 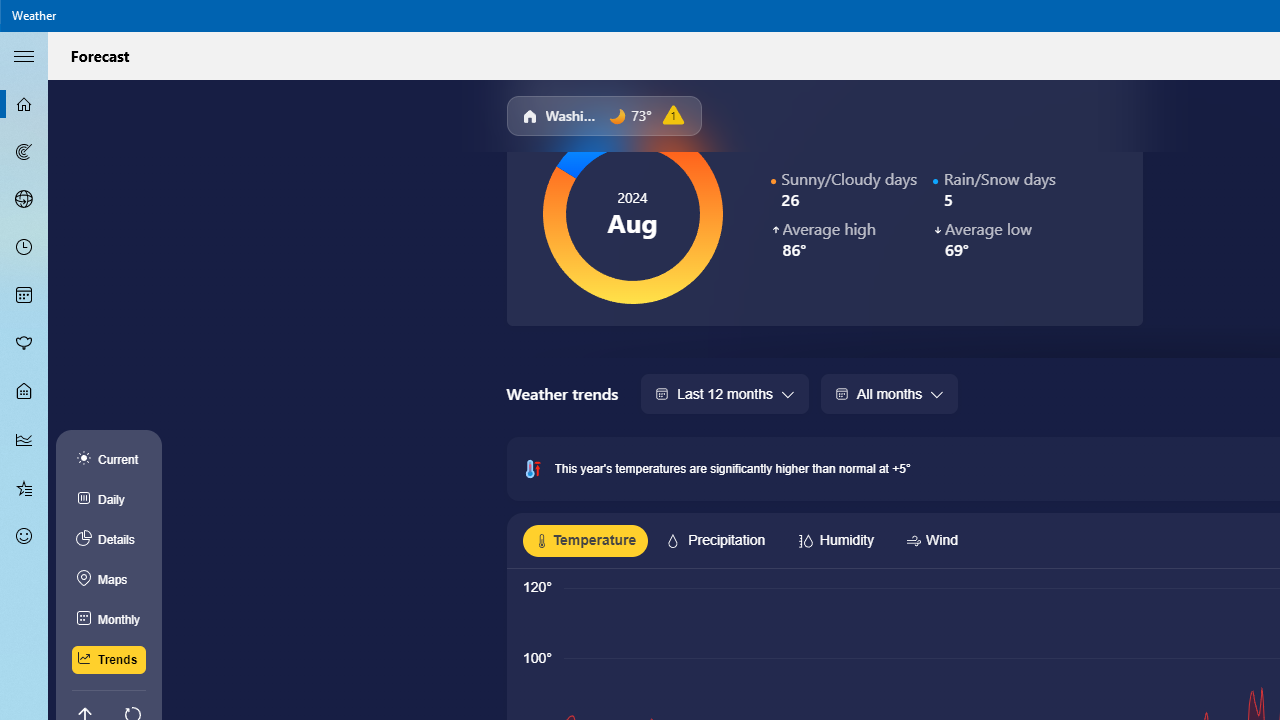 What do you see at coordinates (24, 295) in the screenshot?
I see `'Monthly Forecast - Not Selected'` at bounding box center [24, 295].